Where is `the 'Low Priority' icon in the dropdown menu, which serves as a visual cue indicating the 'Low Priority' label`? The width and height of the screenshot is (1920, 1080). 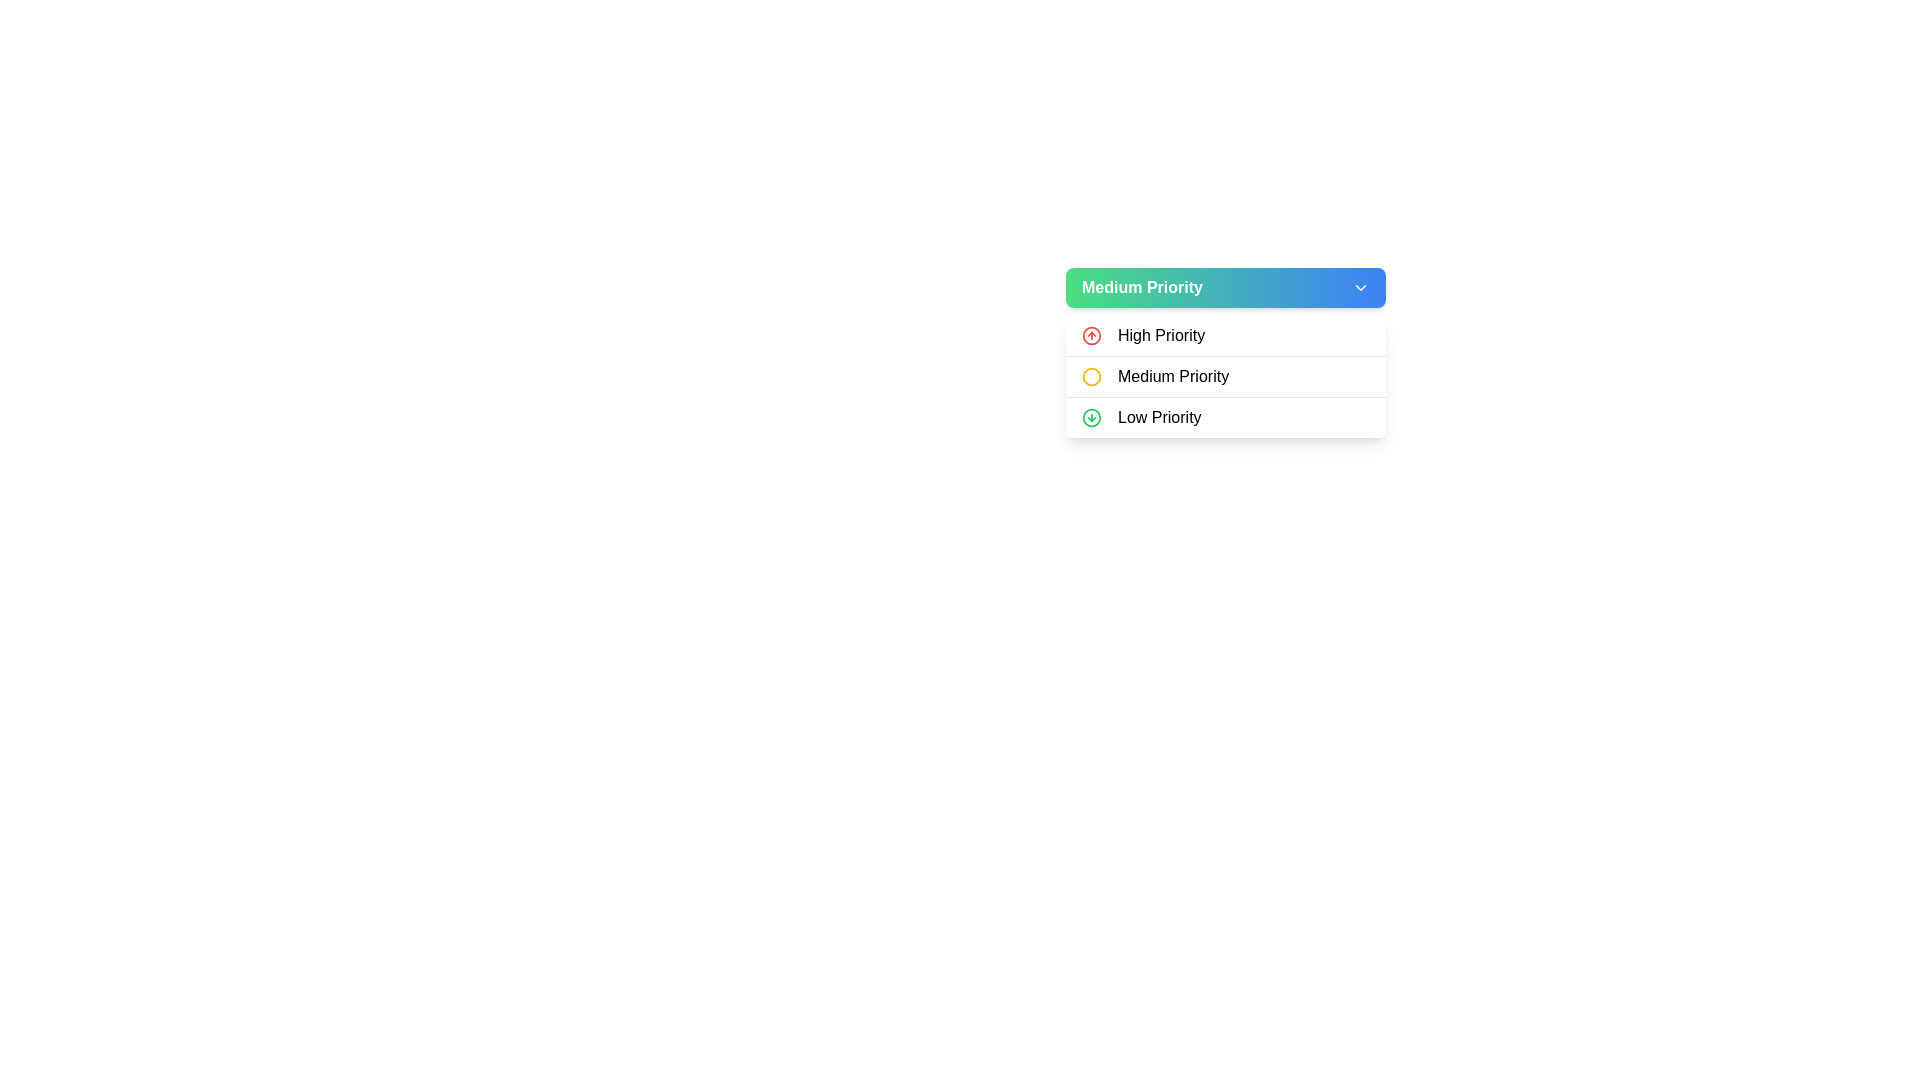 the 'Low Priority' icon in the dropdown menu, which serves as a visual cue indicating the 'Low Priority' label is located at coordinates (1090, 416).